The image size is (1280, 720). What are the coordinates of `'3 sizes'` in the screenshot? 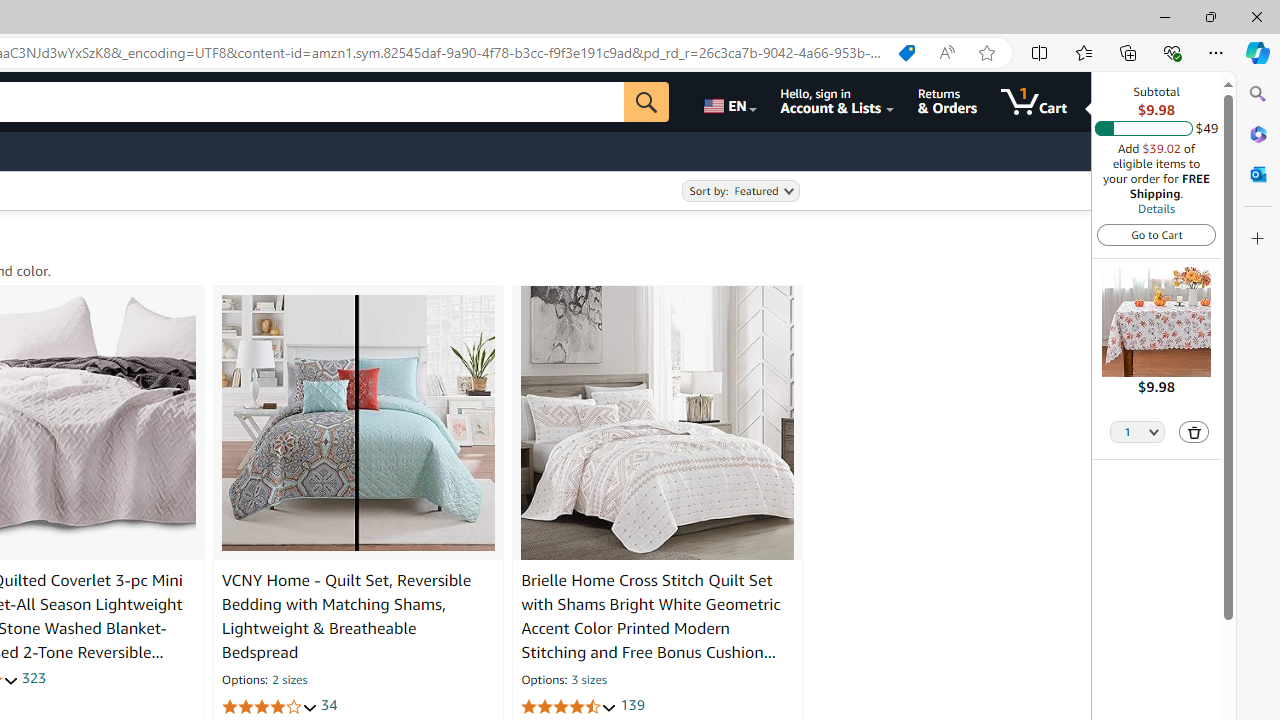 It's located at (587, 680).